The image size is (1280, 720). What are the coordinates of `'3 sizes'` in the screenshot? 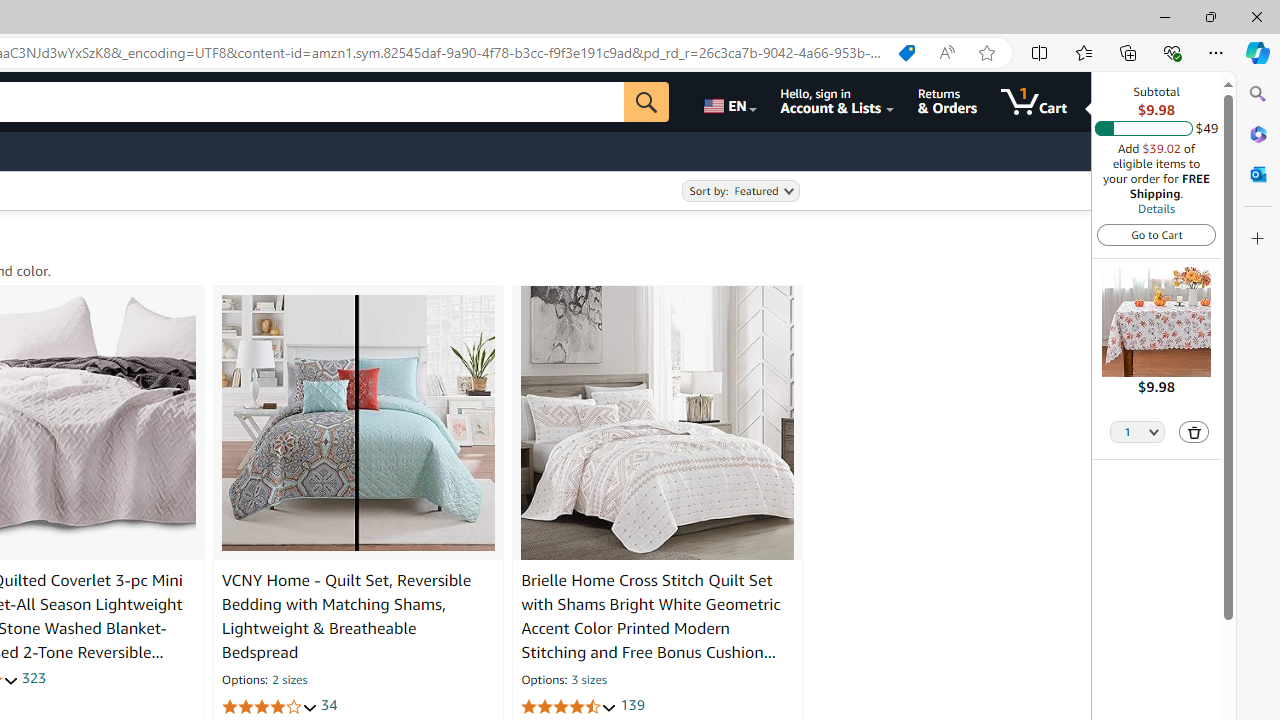 It's located at (587, 680).